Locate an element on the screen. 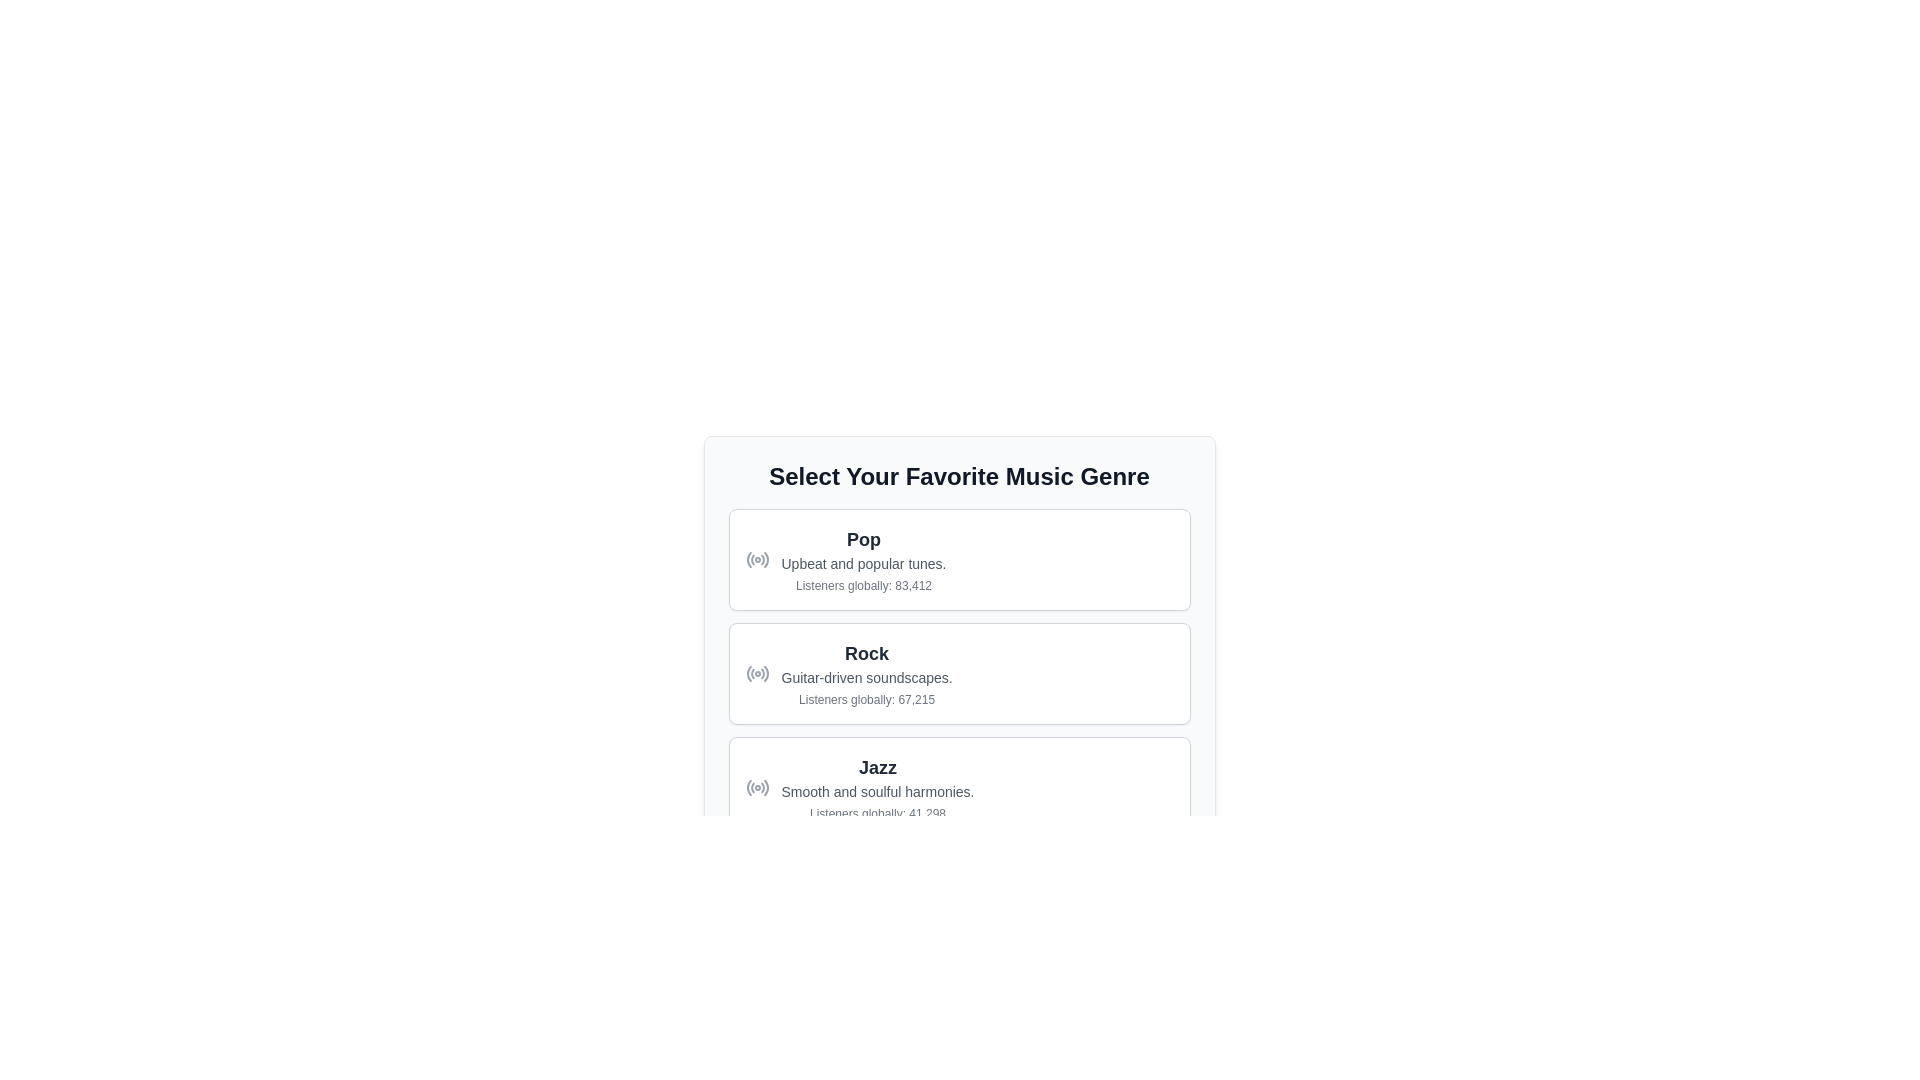  the Text Label that indicates the number of global listeners for the 'Pop' genre, located below the description 'Upbeat and popular tunes.' is located at coordinates (864, 585).